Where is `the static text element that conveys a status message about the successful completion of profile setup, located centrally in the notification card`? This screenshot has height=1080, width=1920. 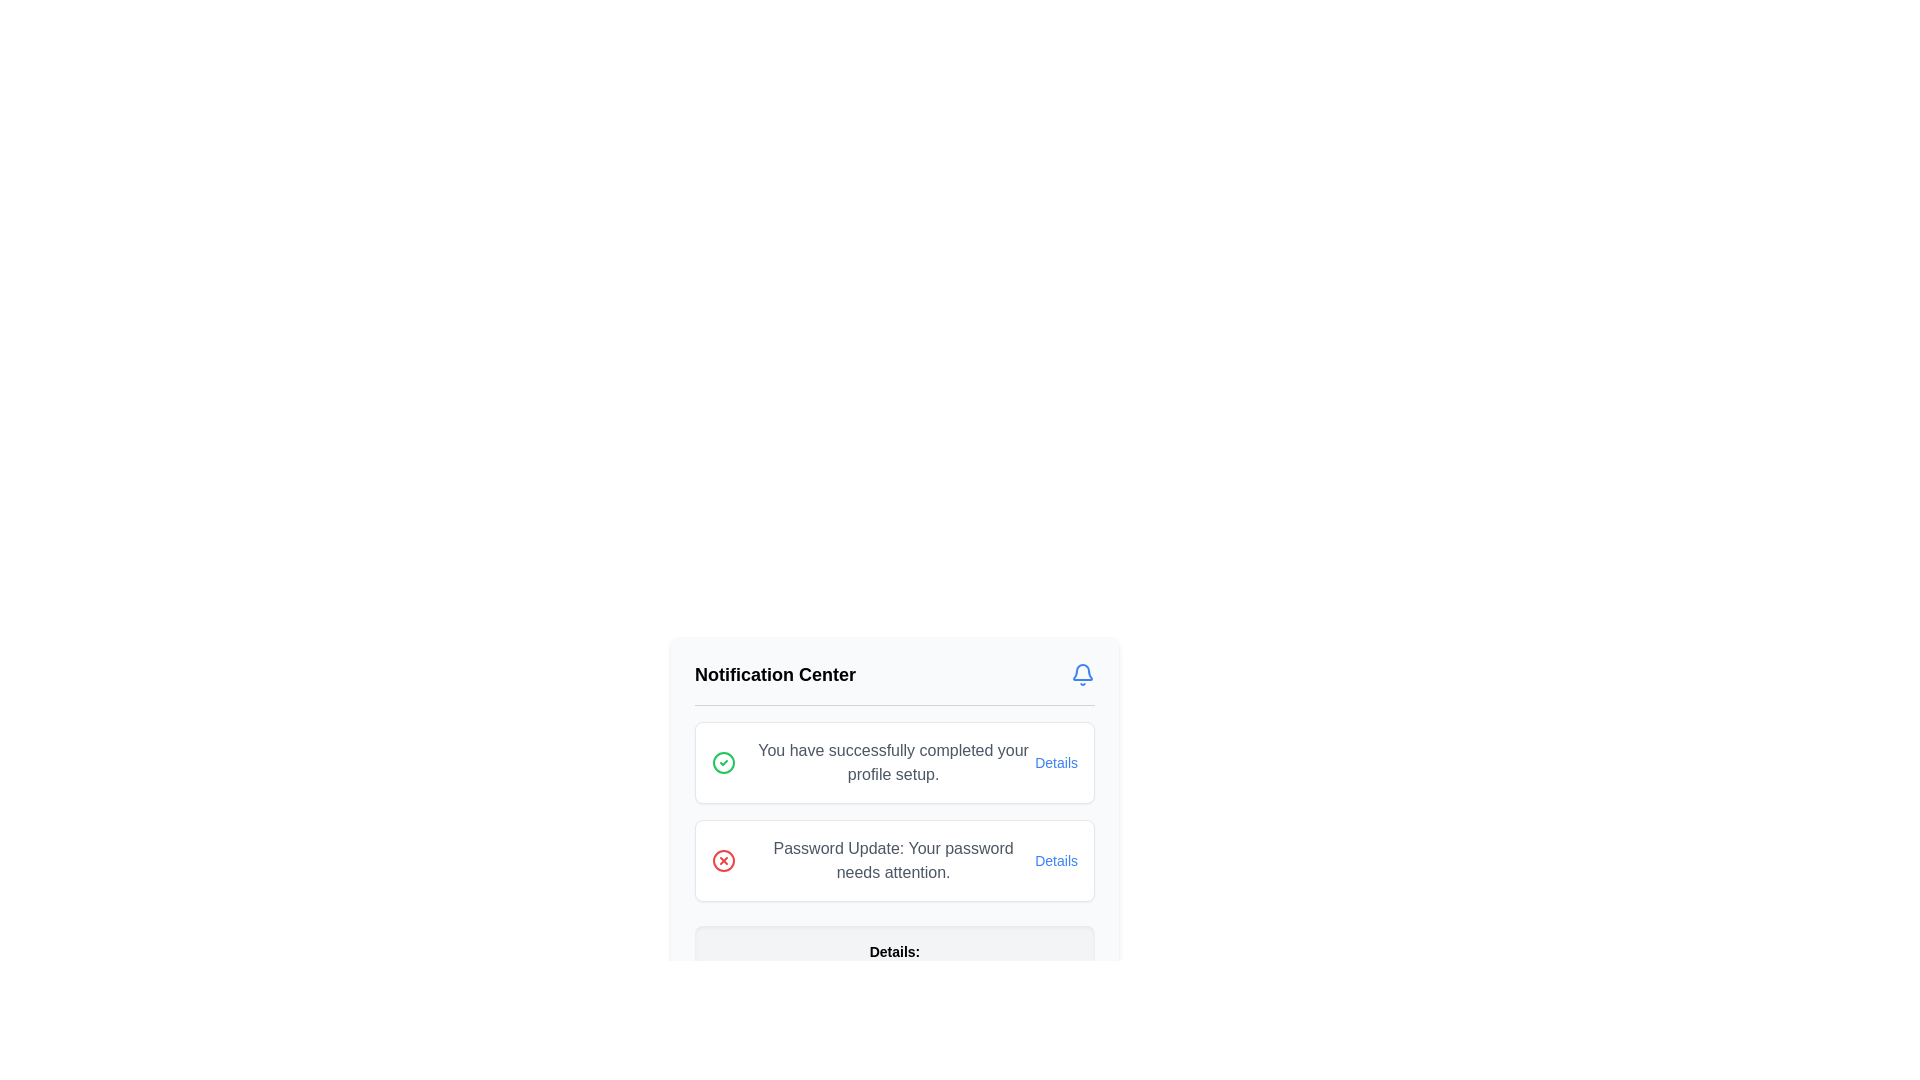
the static text element that conveys a status message about the successful completion of profile setup, located centrally in the notification card is located at coordinates (892, 763).